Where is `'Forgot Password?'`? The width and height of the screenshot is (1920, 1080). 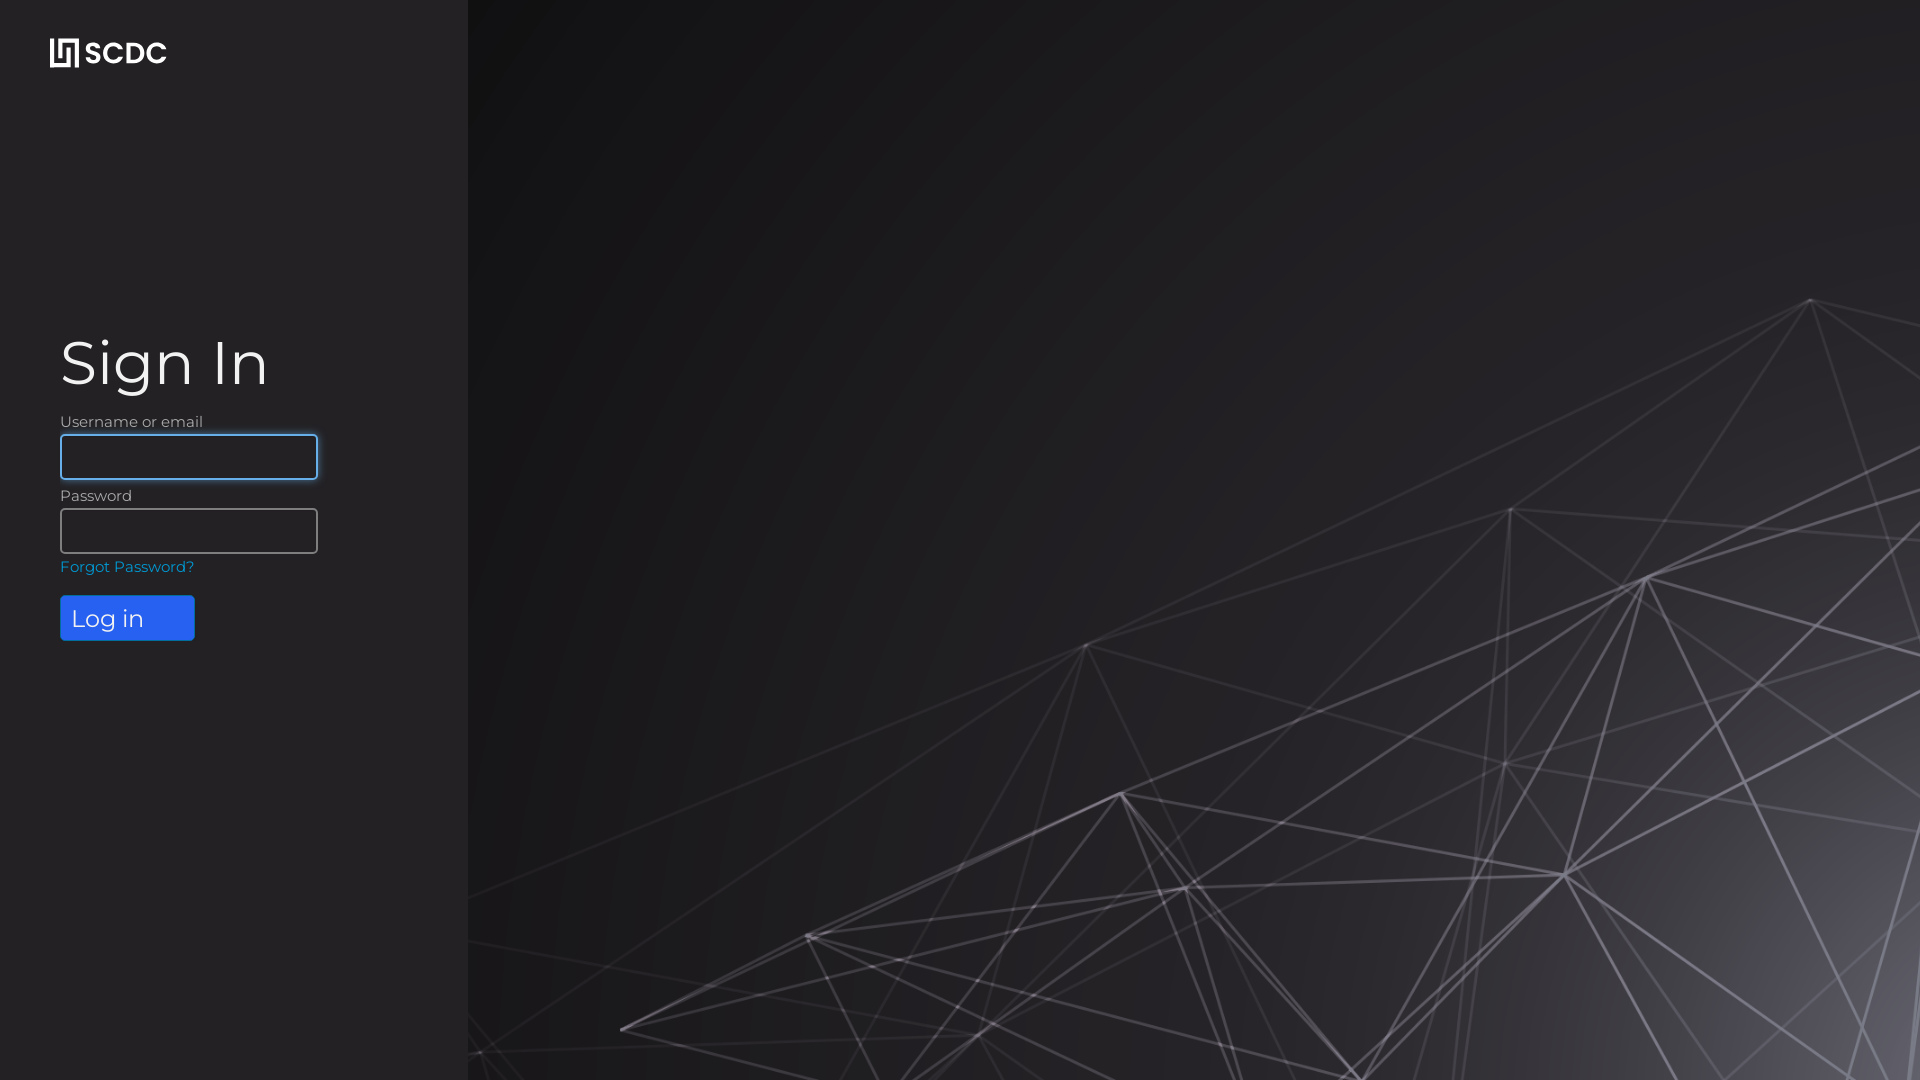
'Forgot Password?' is located at coordinates (59, 566).